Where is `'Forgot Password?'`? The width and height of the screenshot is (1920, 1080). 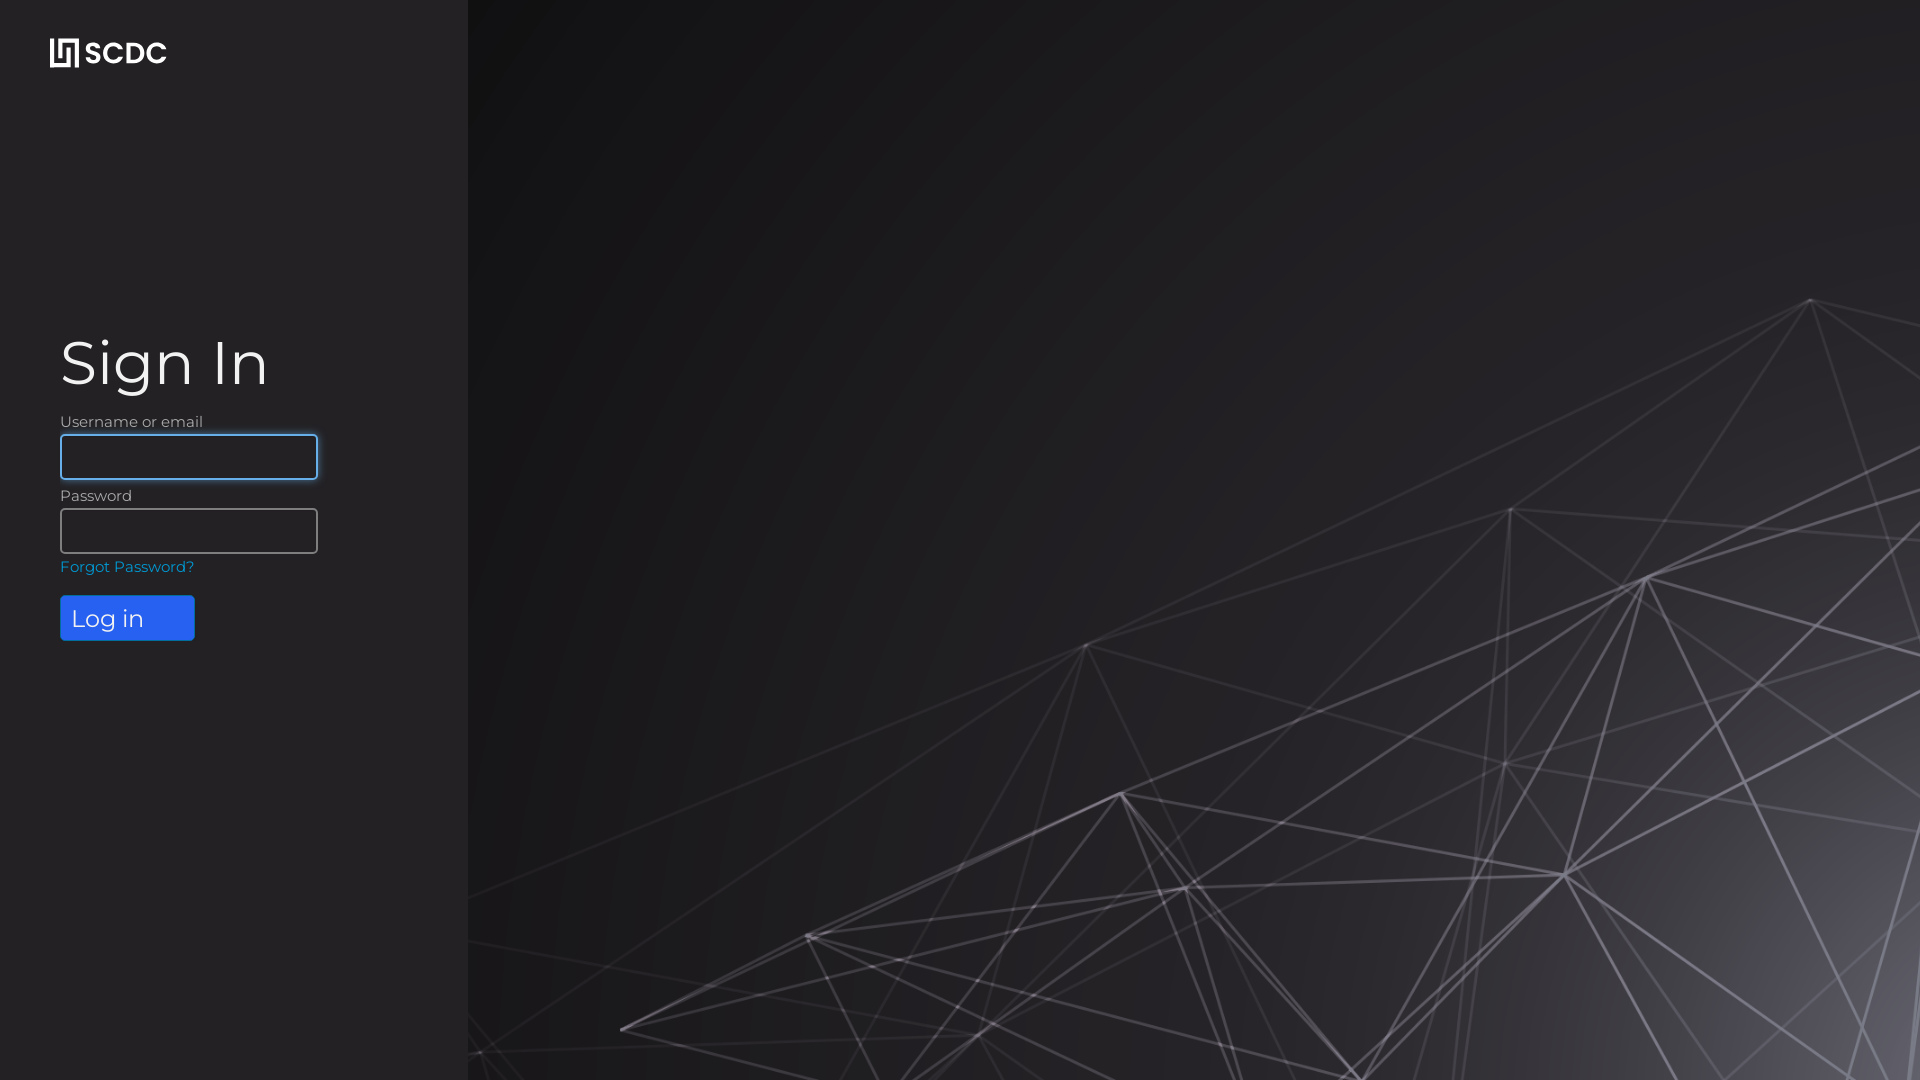
'Forgot Password?' is located at coordinates (59, 566).